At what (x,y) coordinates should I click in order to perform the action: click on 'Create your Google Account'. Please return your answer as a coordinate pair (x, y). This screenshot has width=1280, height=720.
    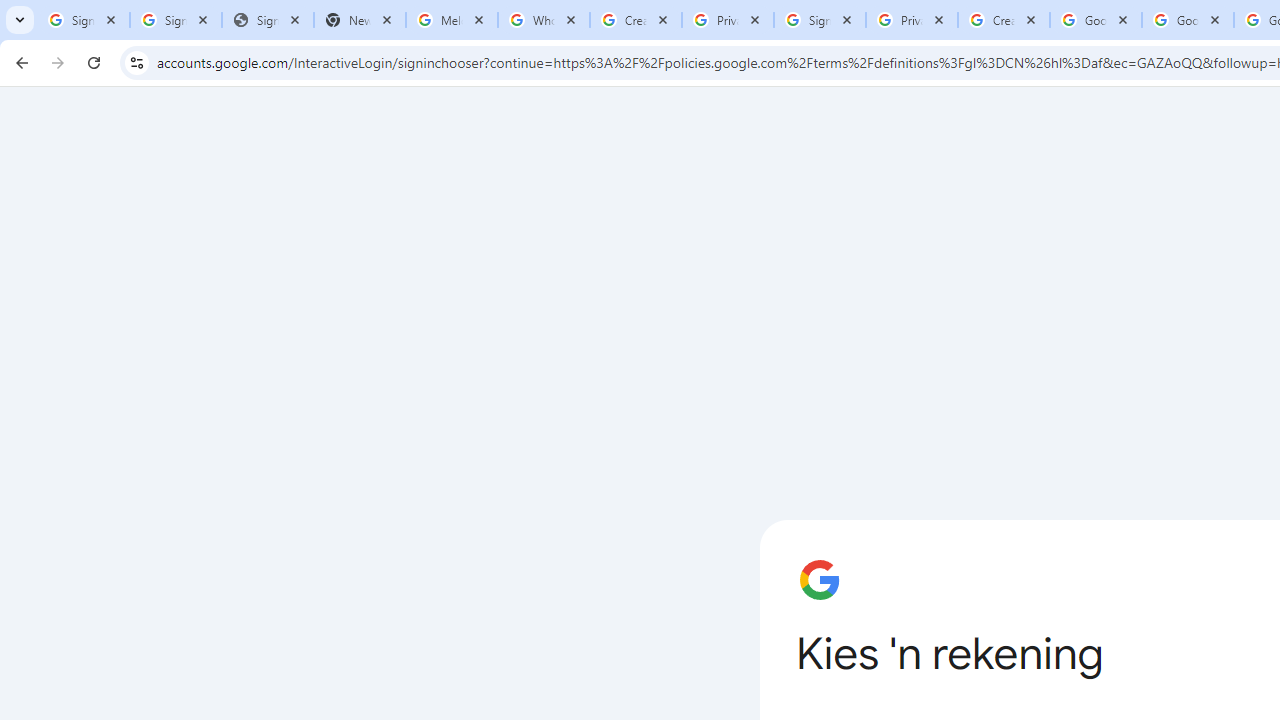
    Looking at the image, I should click on (1003, 20).